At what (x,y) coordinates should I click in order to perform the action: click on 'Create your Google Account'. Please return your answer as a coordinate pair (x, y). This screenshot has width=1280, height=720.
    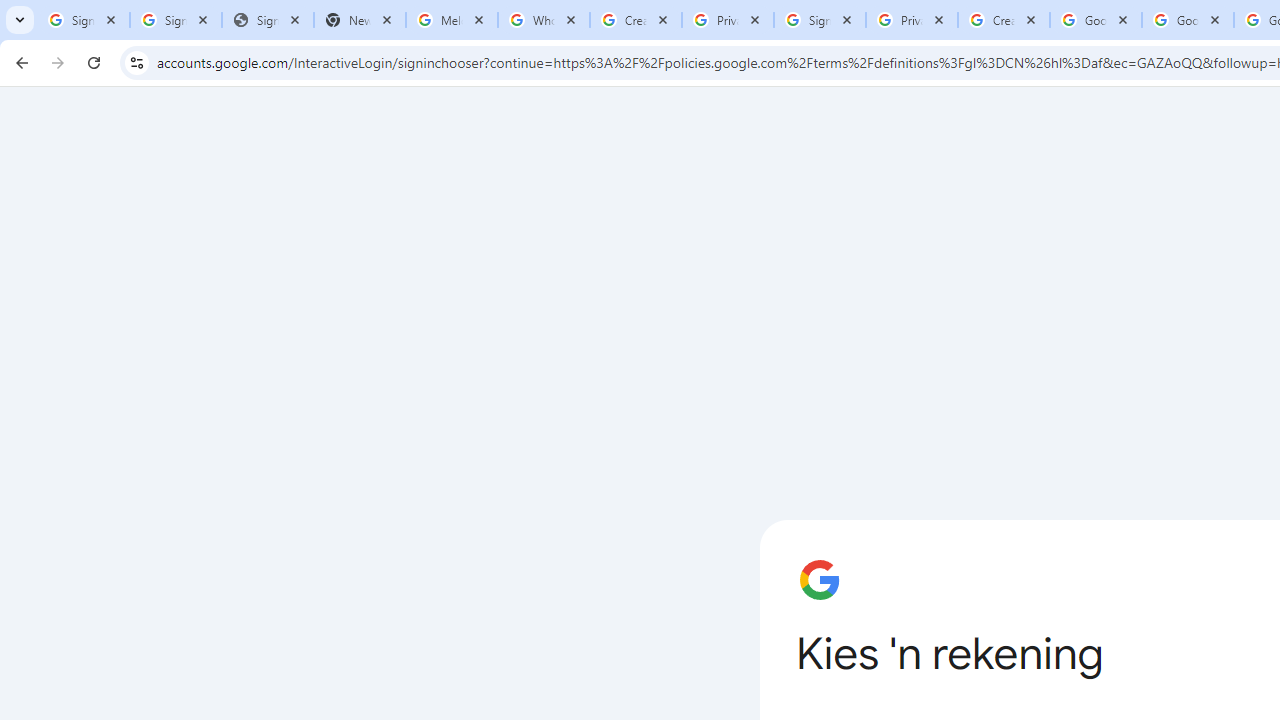
    Looking at the image, I should click on (1003, 20).